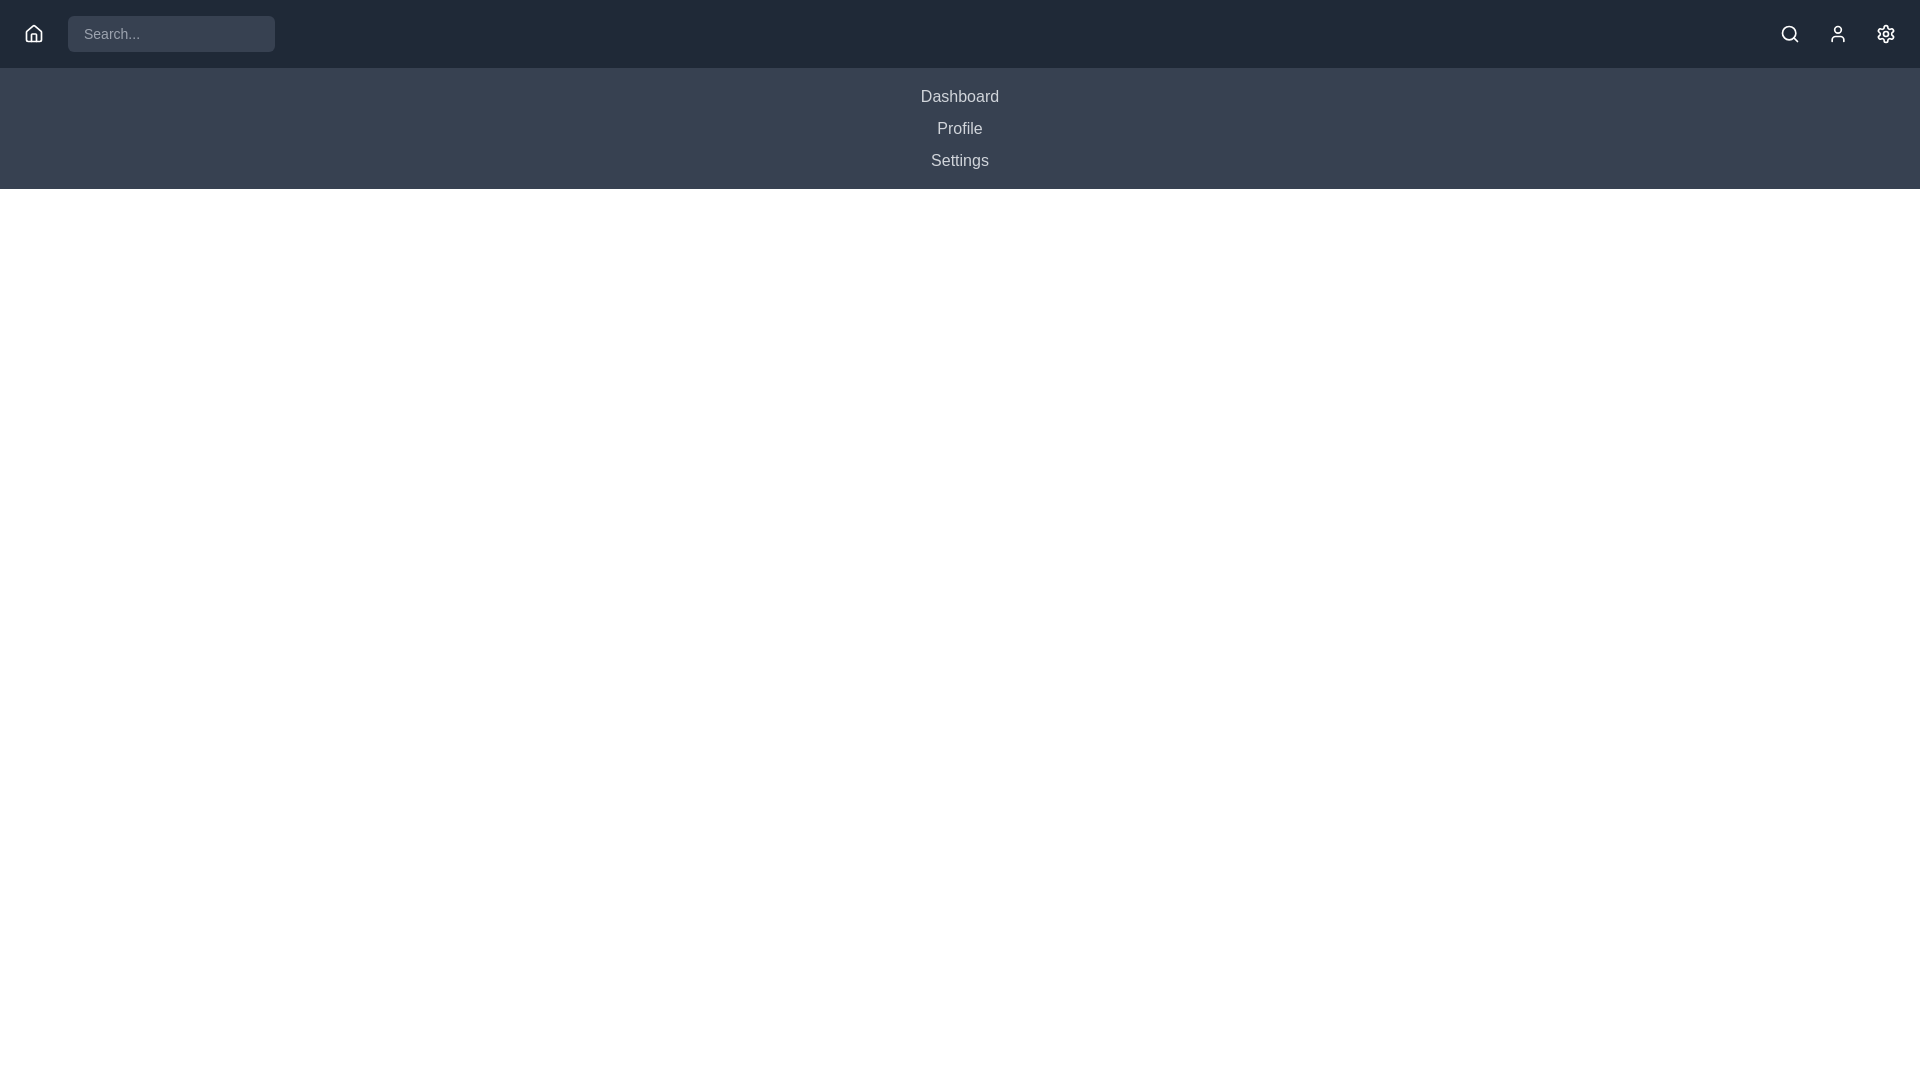  I want to click on the user account options icon, which is the second icon in a group of three located on the right side of the top header bar, so click(1838, 34).